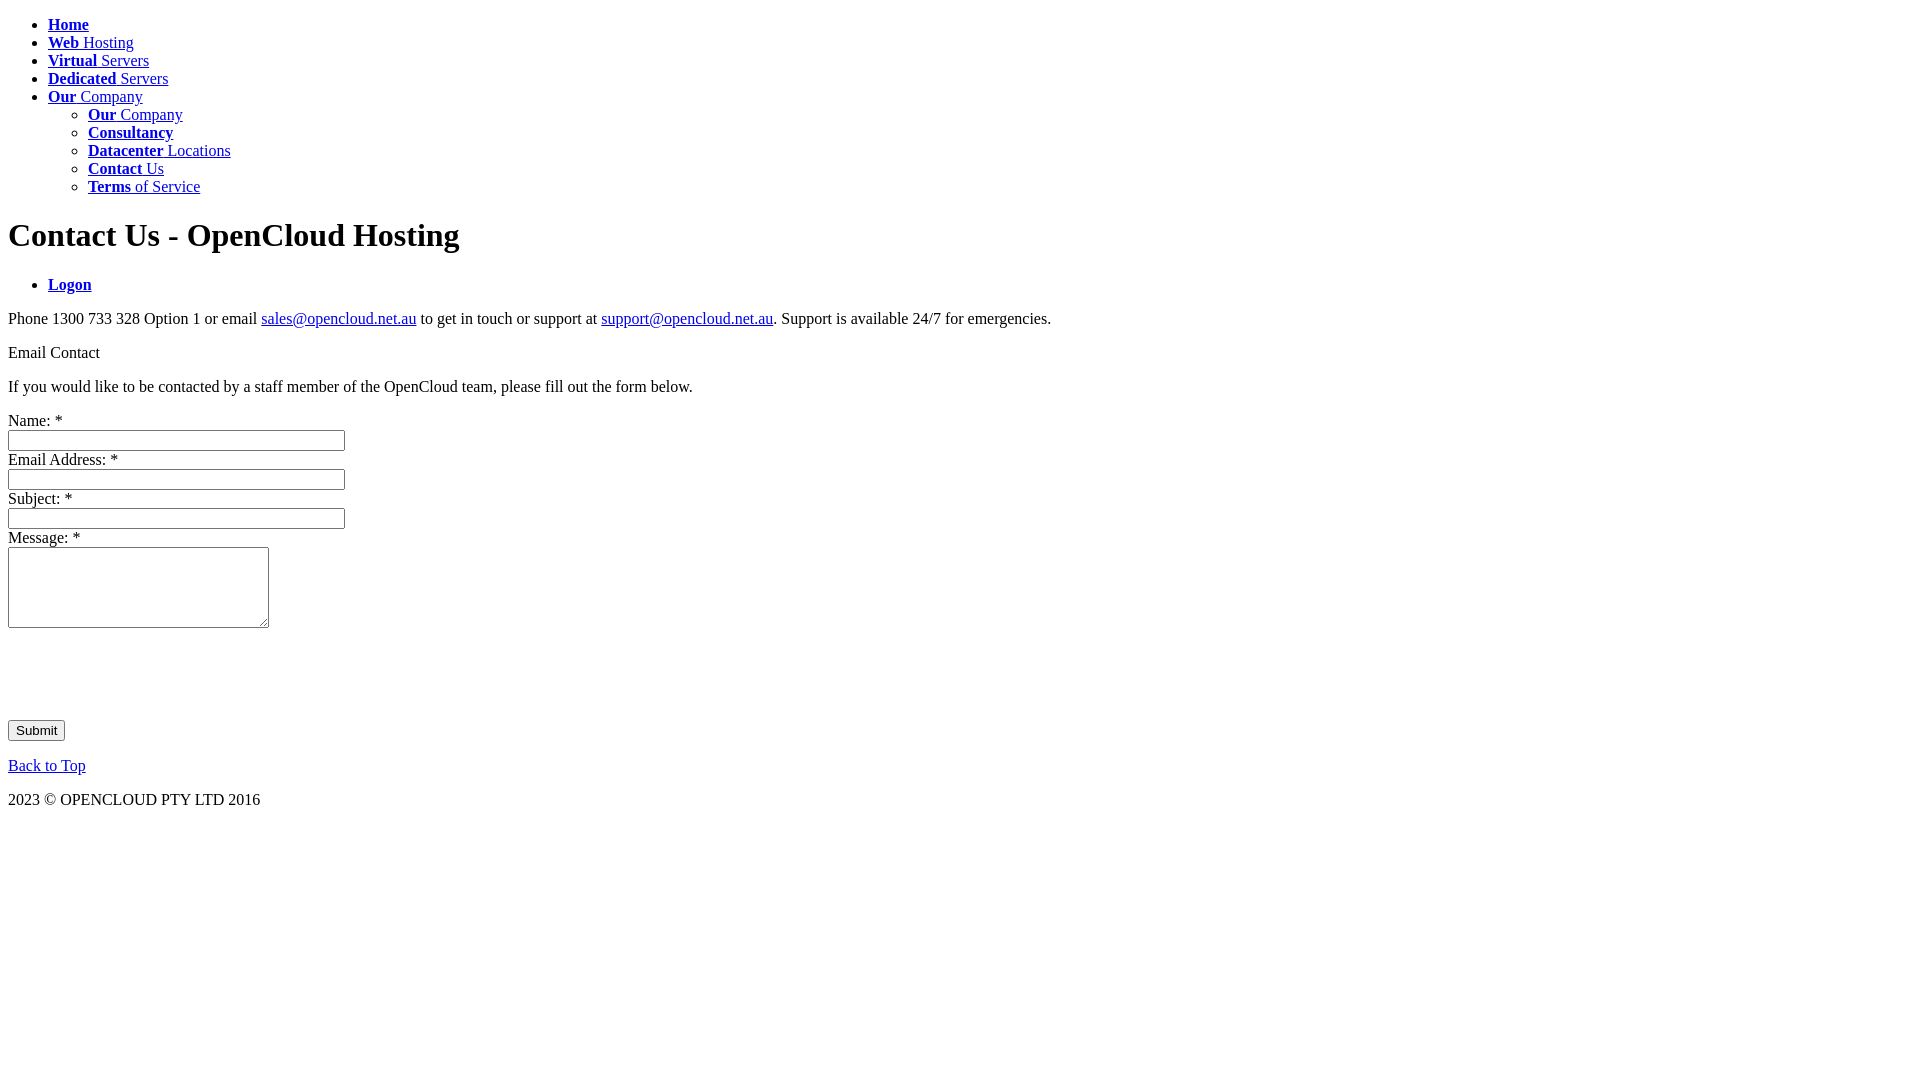  Describe the element at coordinates (68, 24) in the screenshot. I see `'Home'` at that location.